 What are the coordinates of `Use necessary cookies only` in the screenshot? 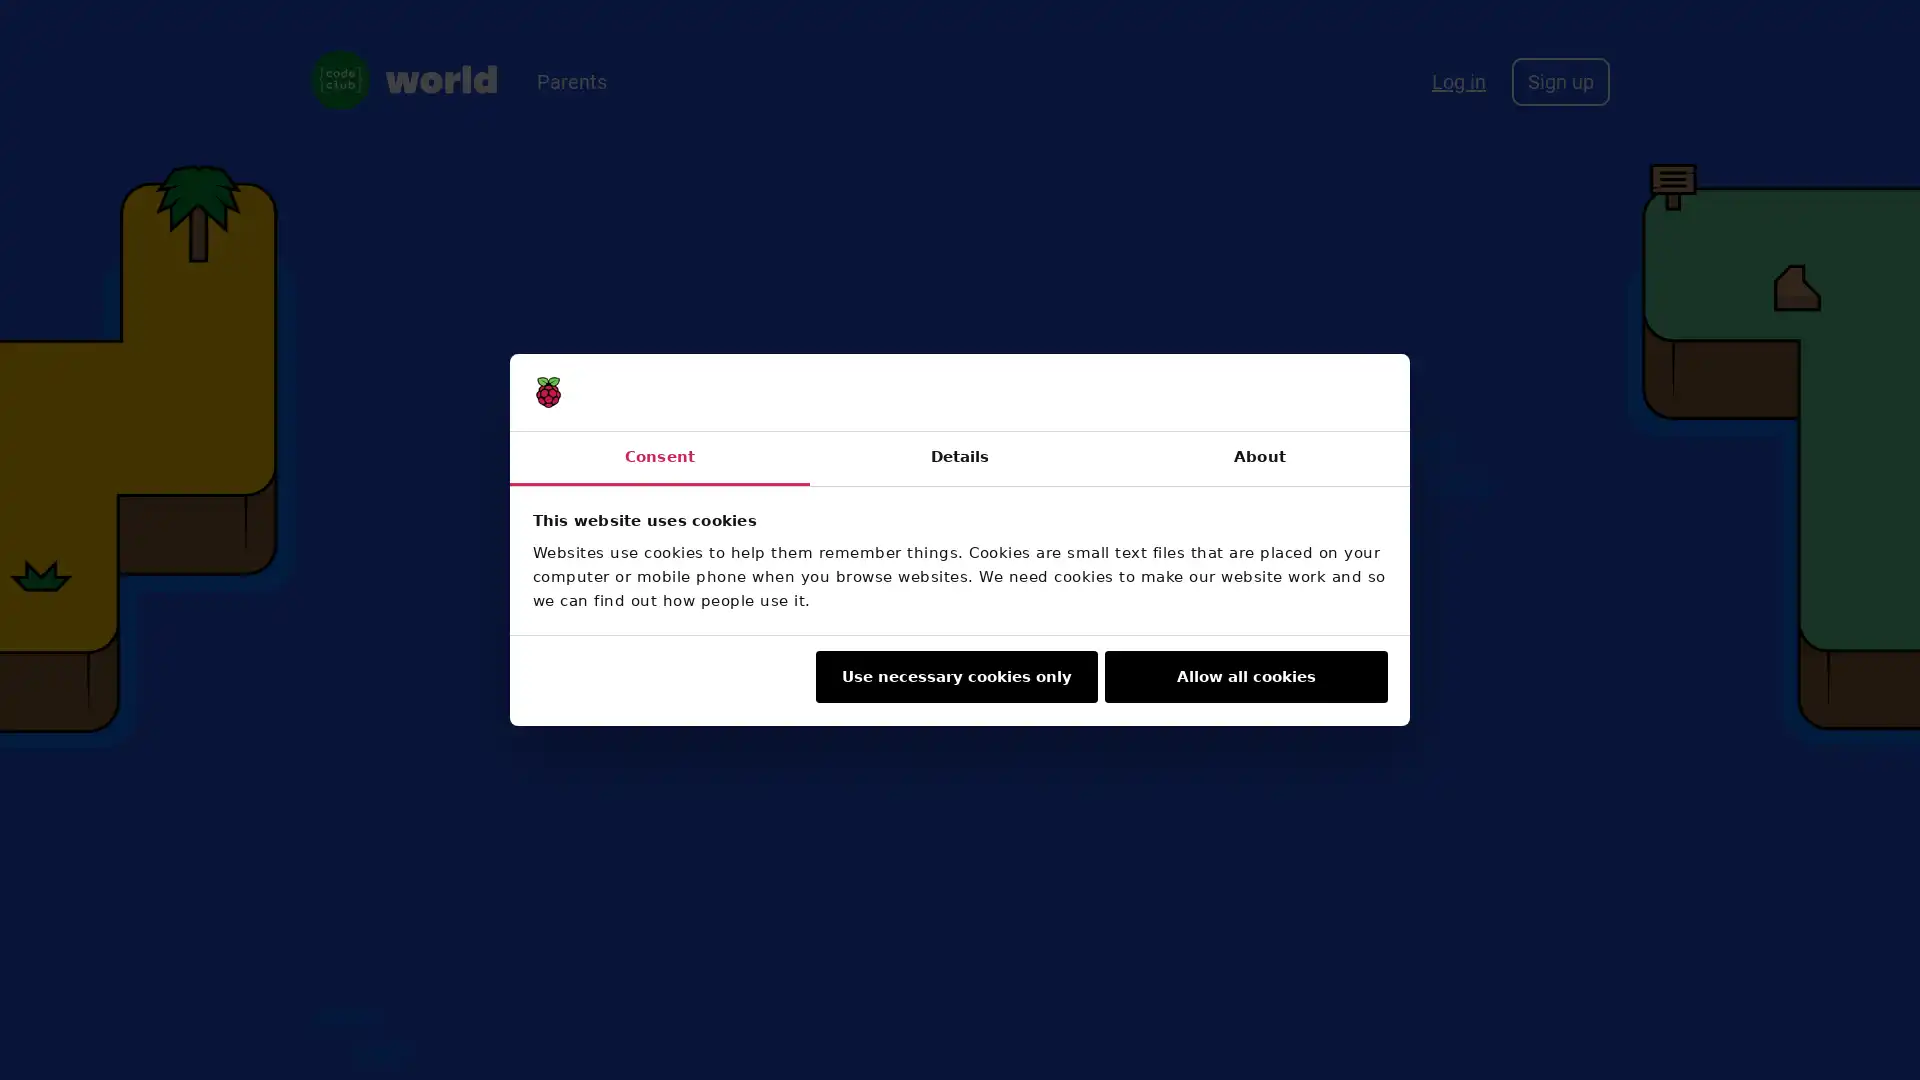 It's located at (954, 676).